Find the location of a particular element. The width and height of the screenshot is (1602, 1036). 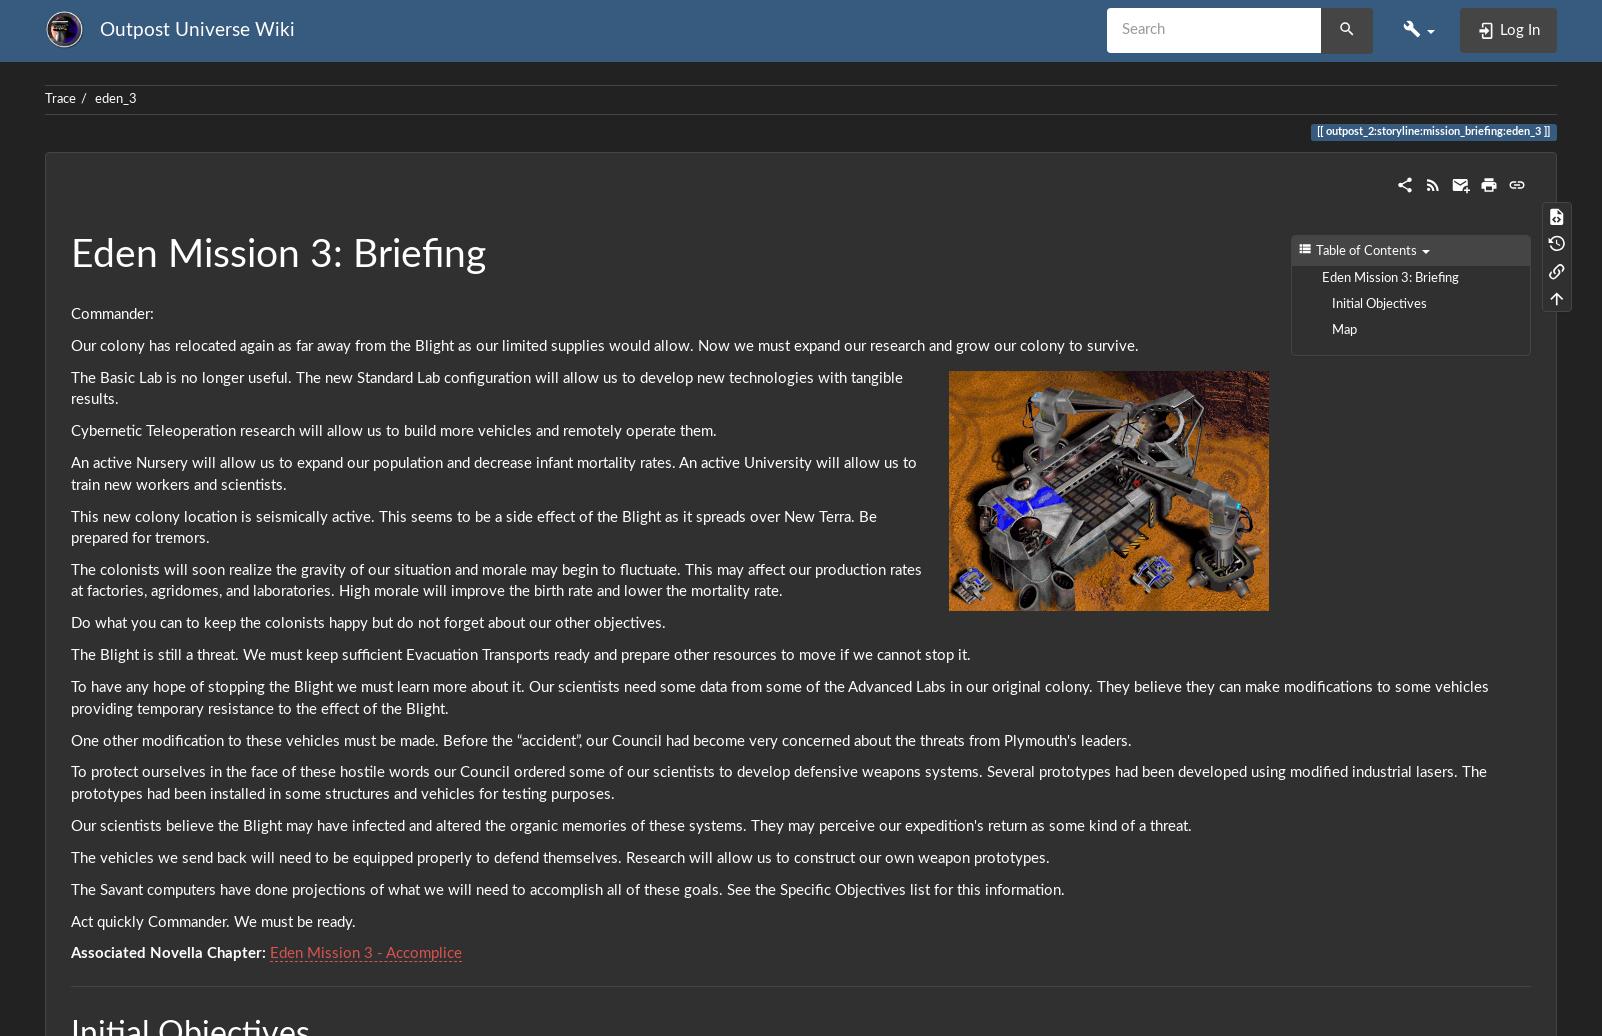

'The vehicles we send back will need to be equipped properly to defend themselves.  Research will allow us to construct our own weapon prototypes.' is located at coordinates (559, 857).